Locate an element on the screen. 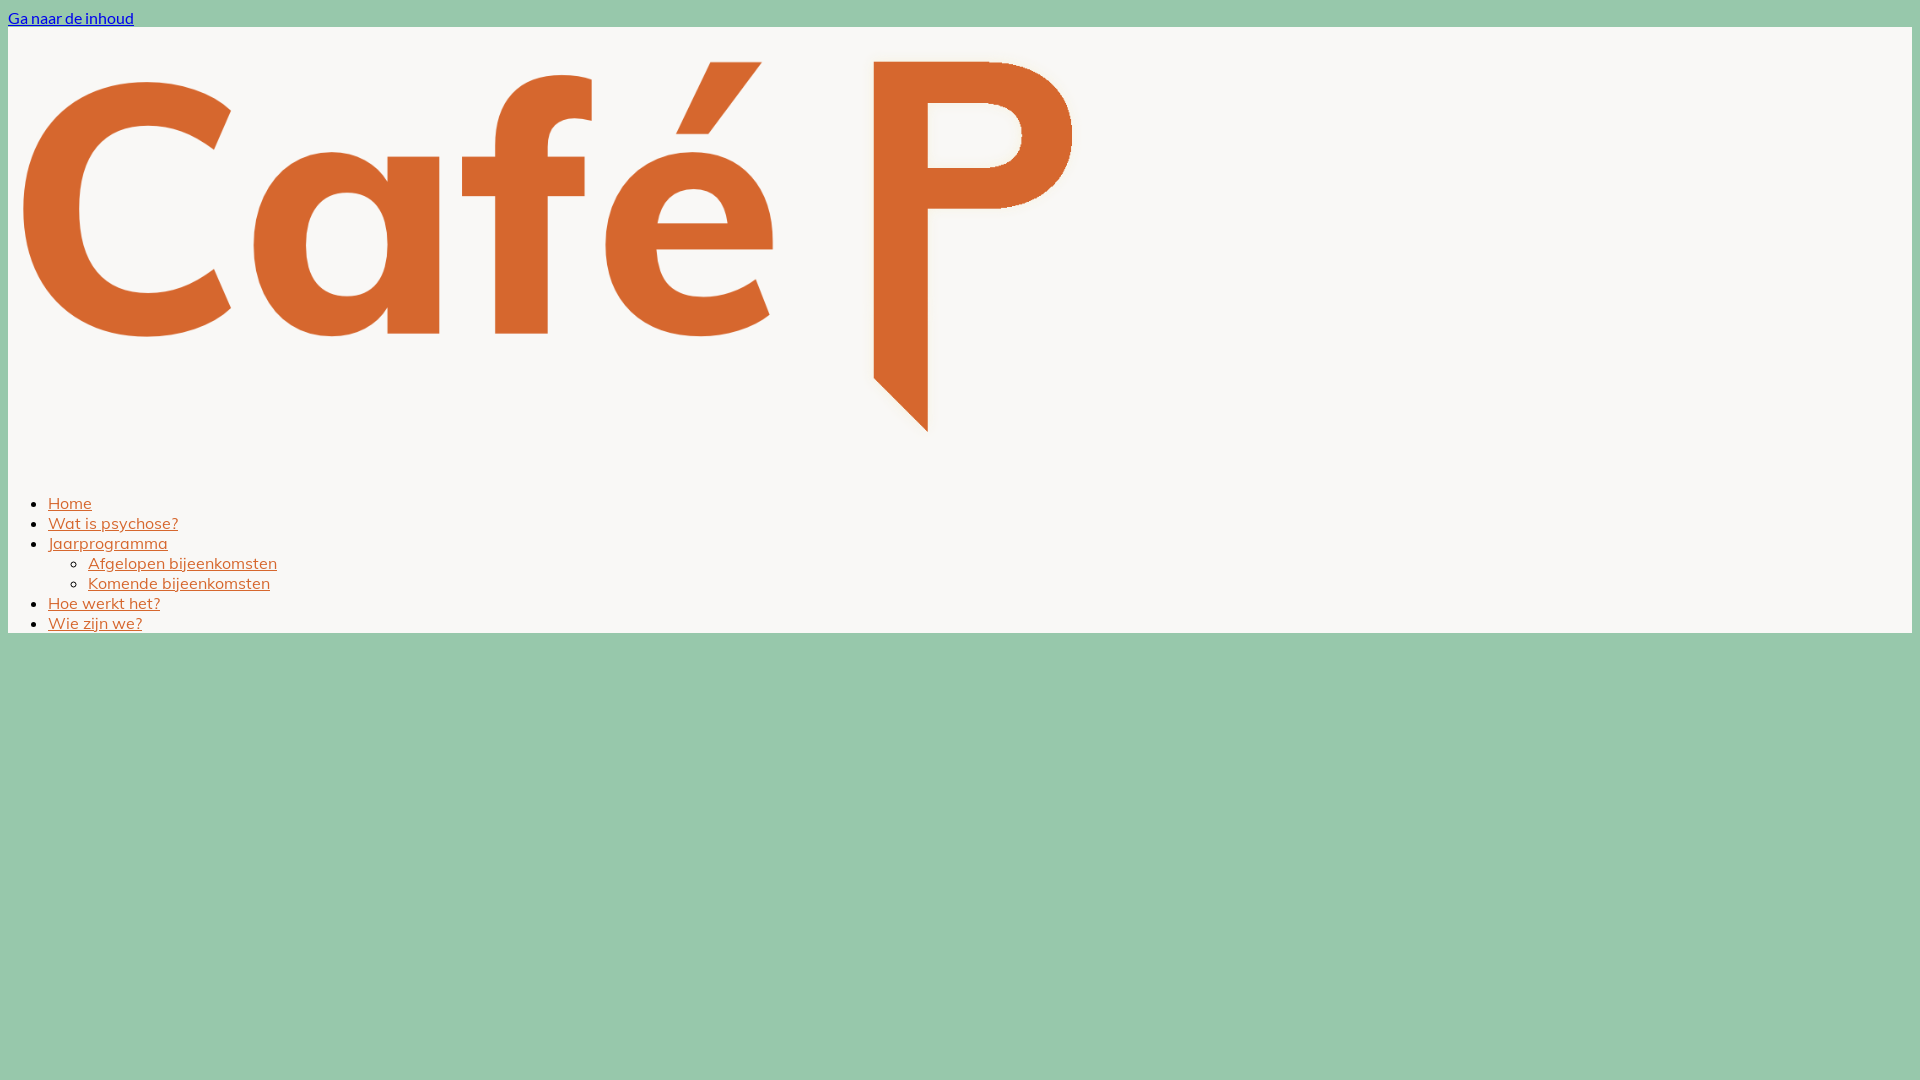 The image size is (1920, 1080). 'Komende bijeenkomsten' is located at coordinates (178, 582).